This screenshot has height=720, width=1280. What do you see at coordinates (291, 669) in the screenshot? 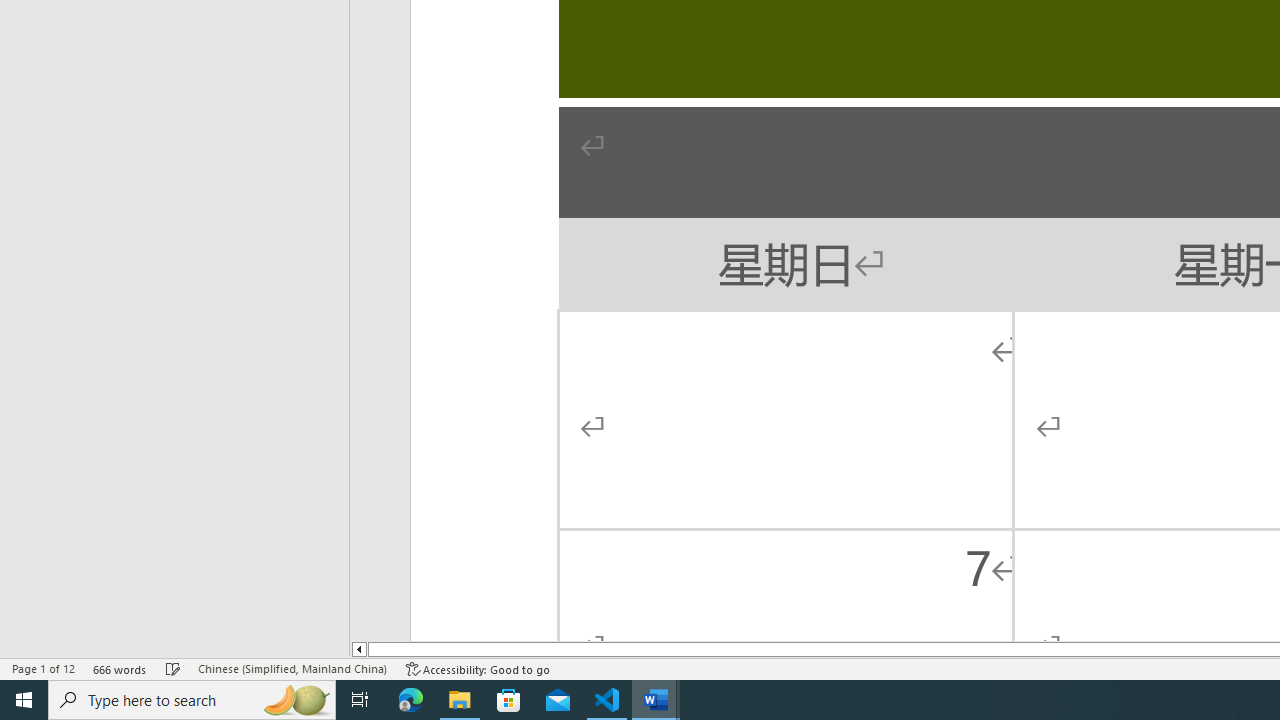
I see `'Language Chinese (Simplified, Mainland China)'` at bounding box center [291, 669].